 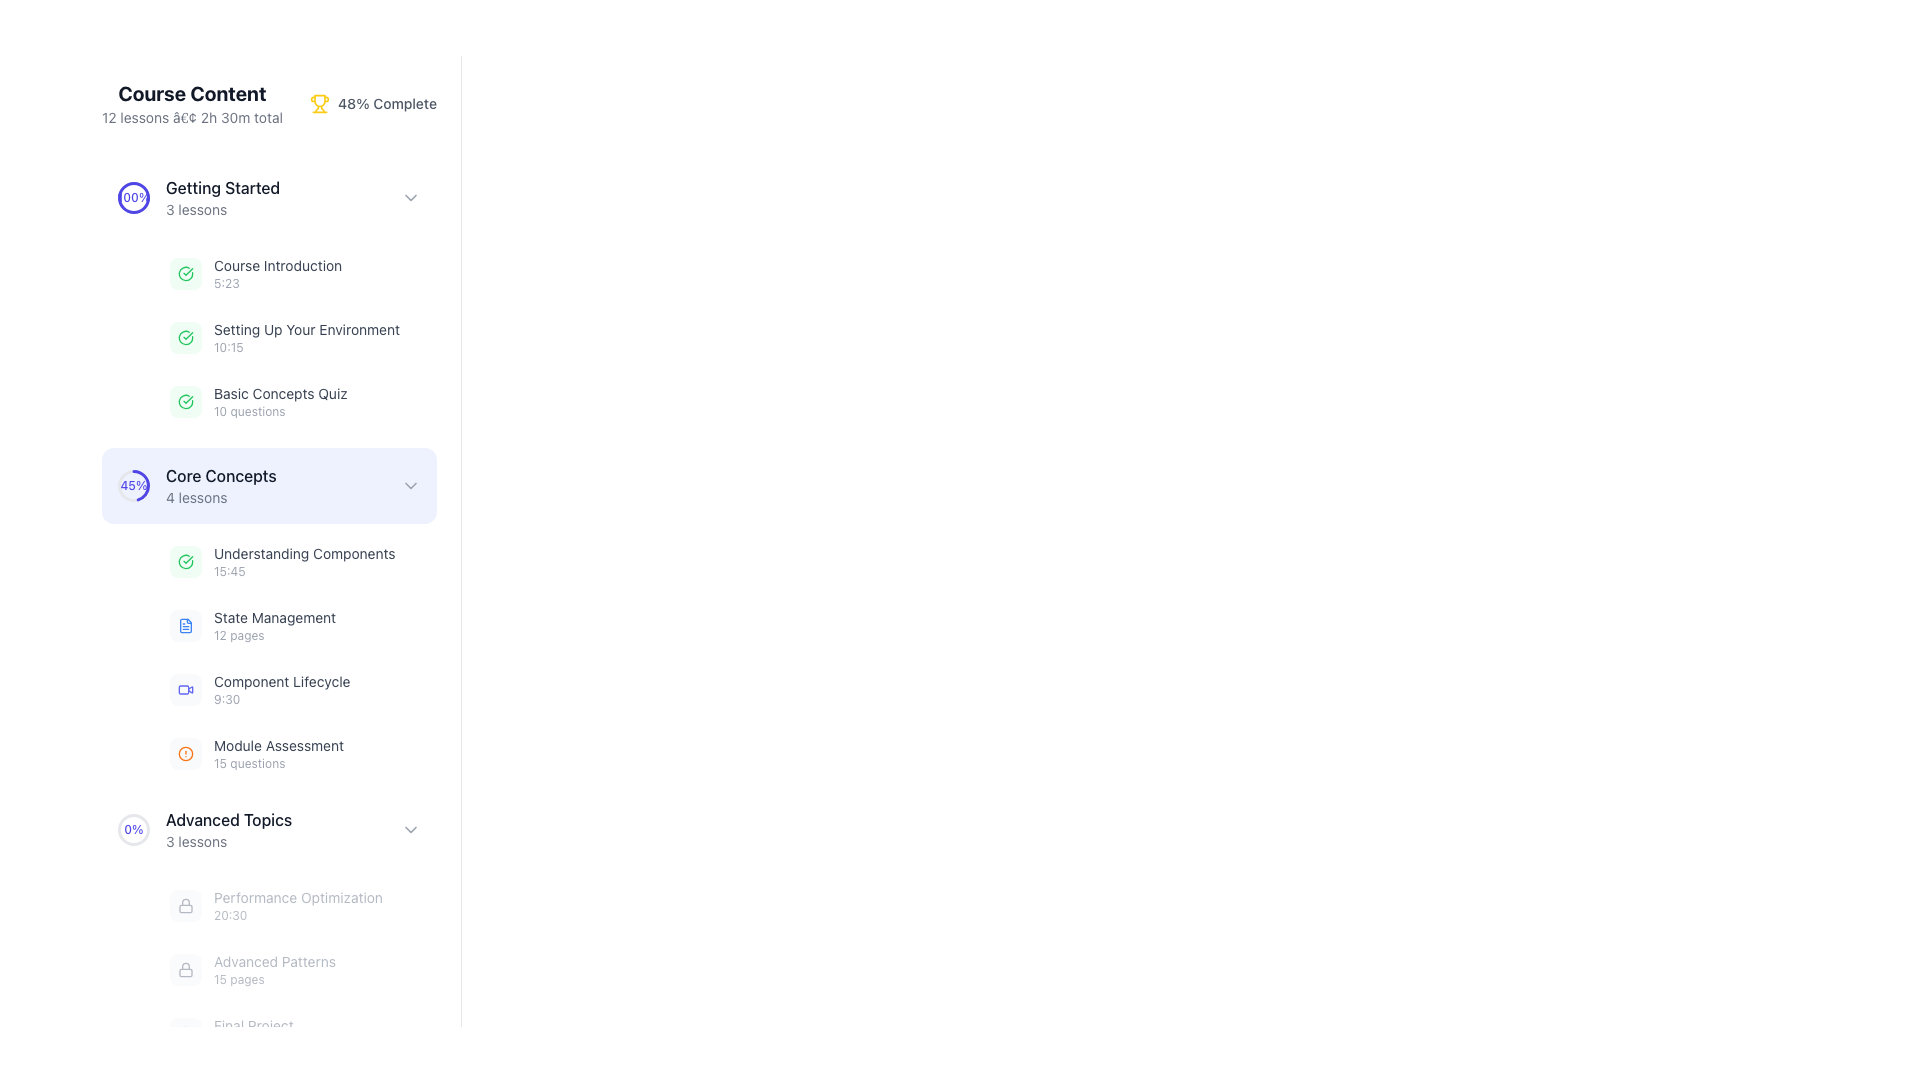 What do you see at coordinates (223, 188) in the screenshot?
I see `the header text for the 'Getting Started' section located in the left sidebar's course content area, positioned above the subtext '3 lessons'` at bounding box center [223, 188].